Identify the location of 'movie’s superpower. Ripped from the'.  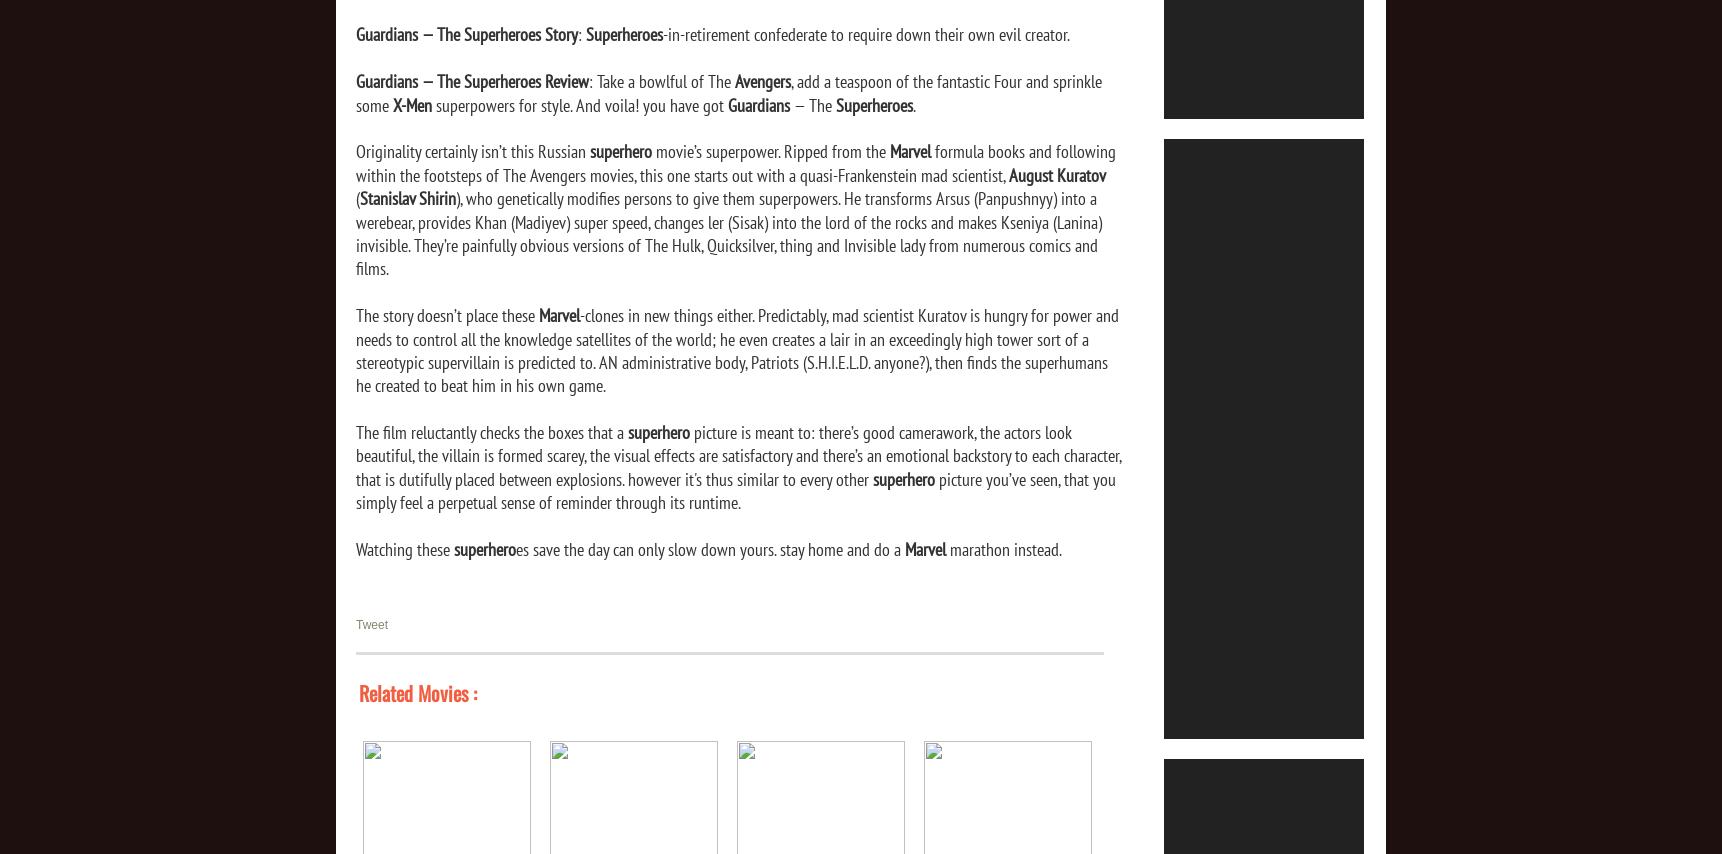
(770, 150).